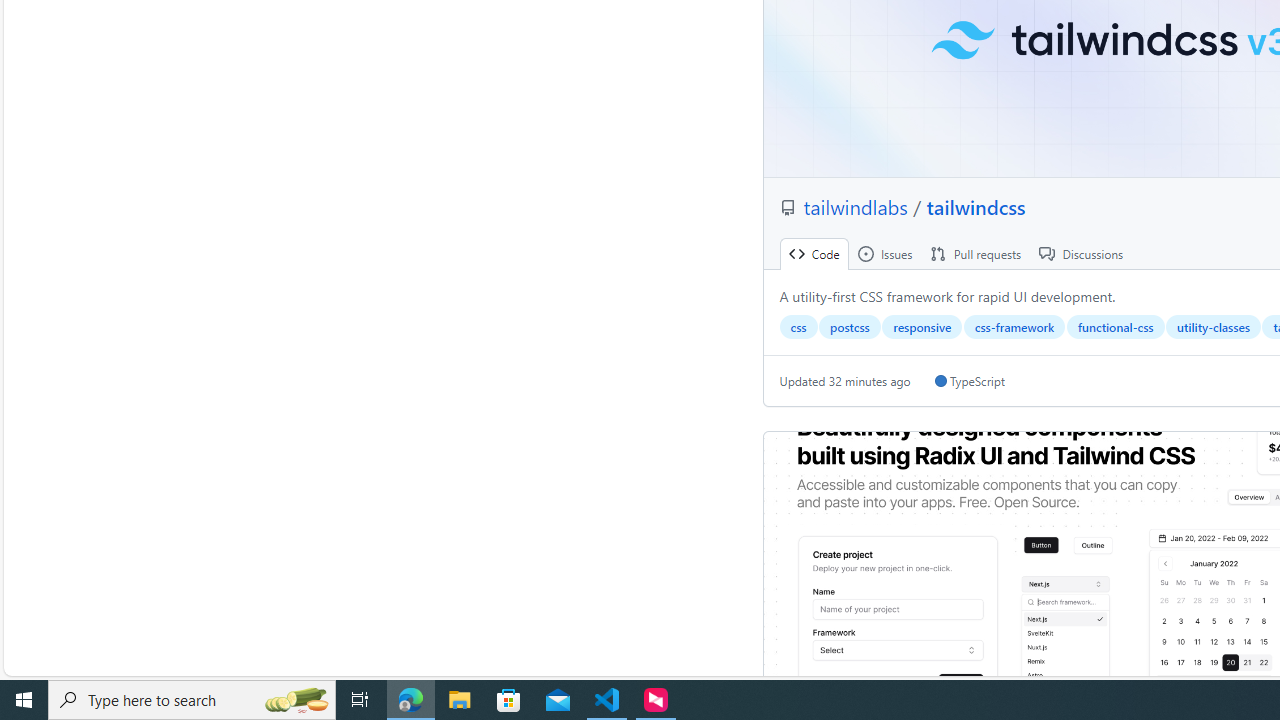 This screenshot has height=720, width=1280. What do you see at coordinates (858, 206) in the screenshot?
I see `'tailwindlabs '` at bounding box center [858, 206].